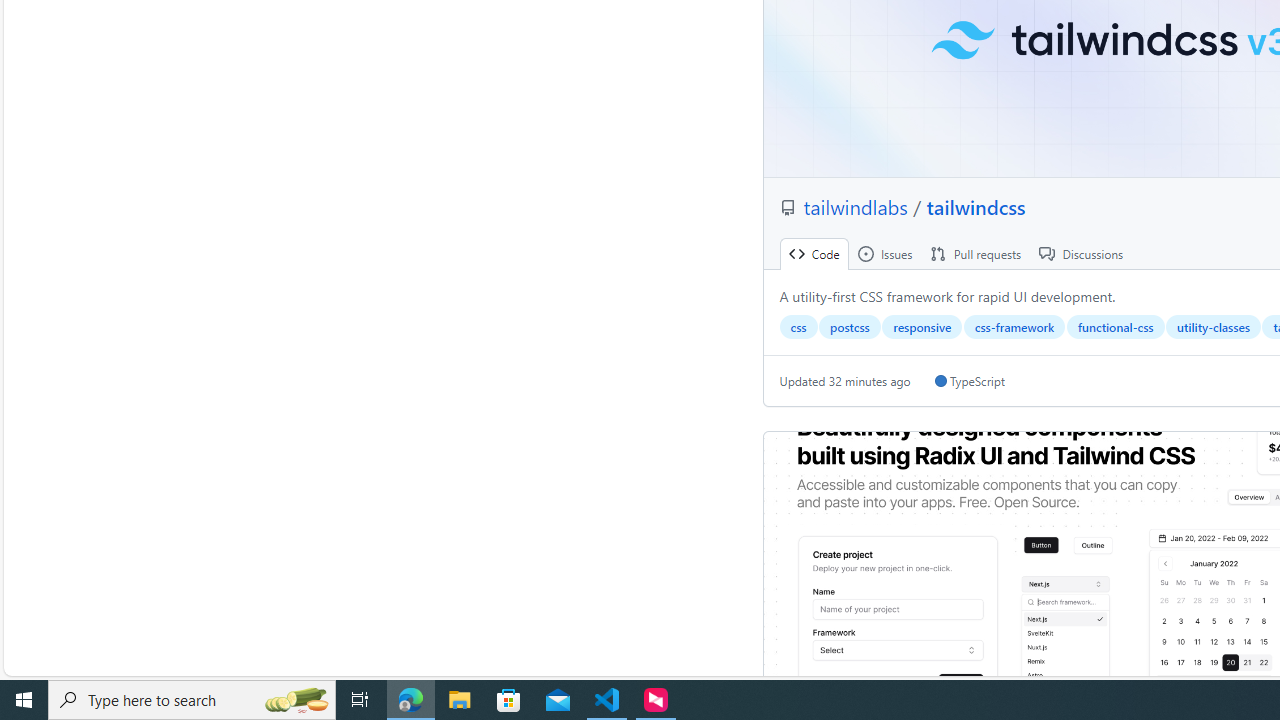 This screenshot has height=720, width=1280. What do you see at coordinates (858, 206) in the screenshot?
I see `'tailwindlabs '` at bounding box center [858, 206].